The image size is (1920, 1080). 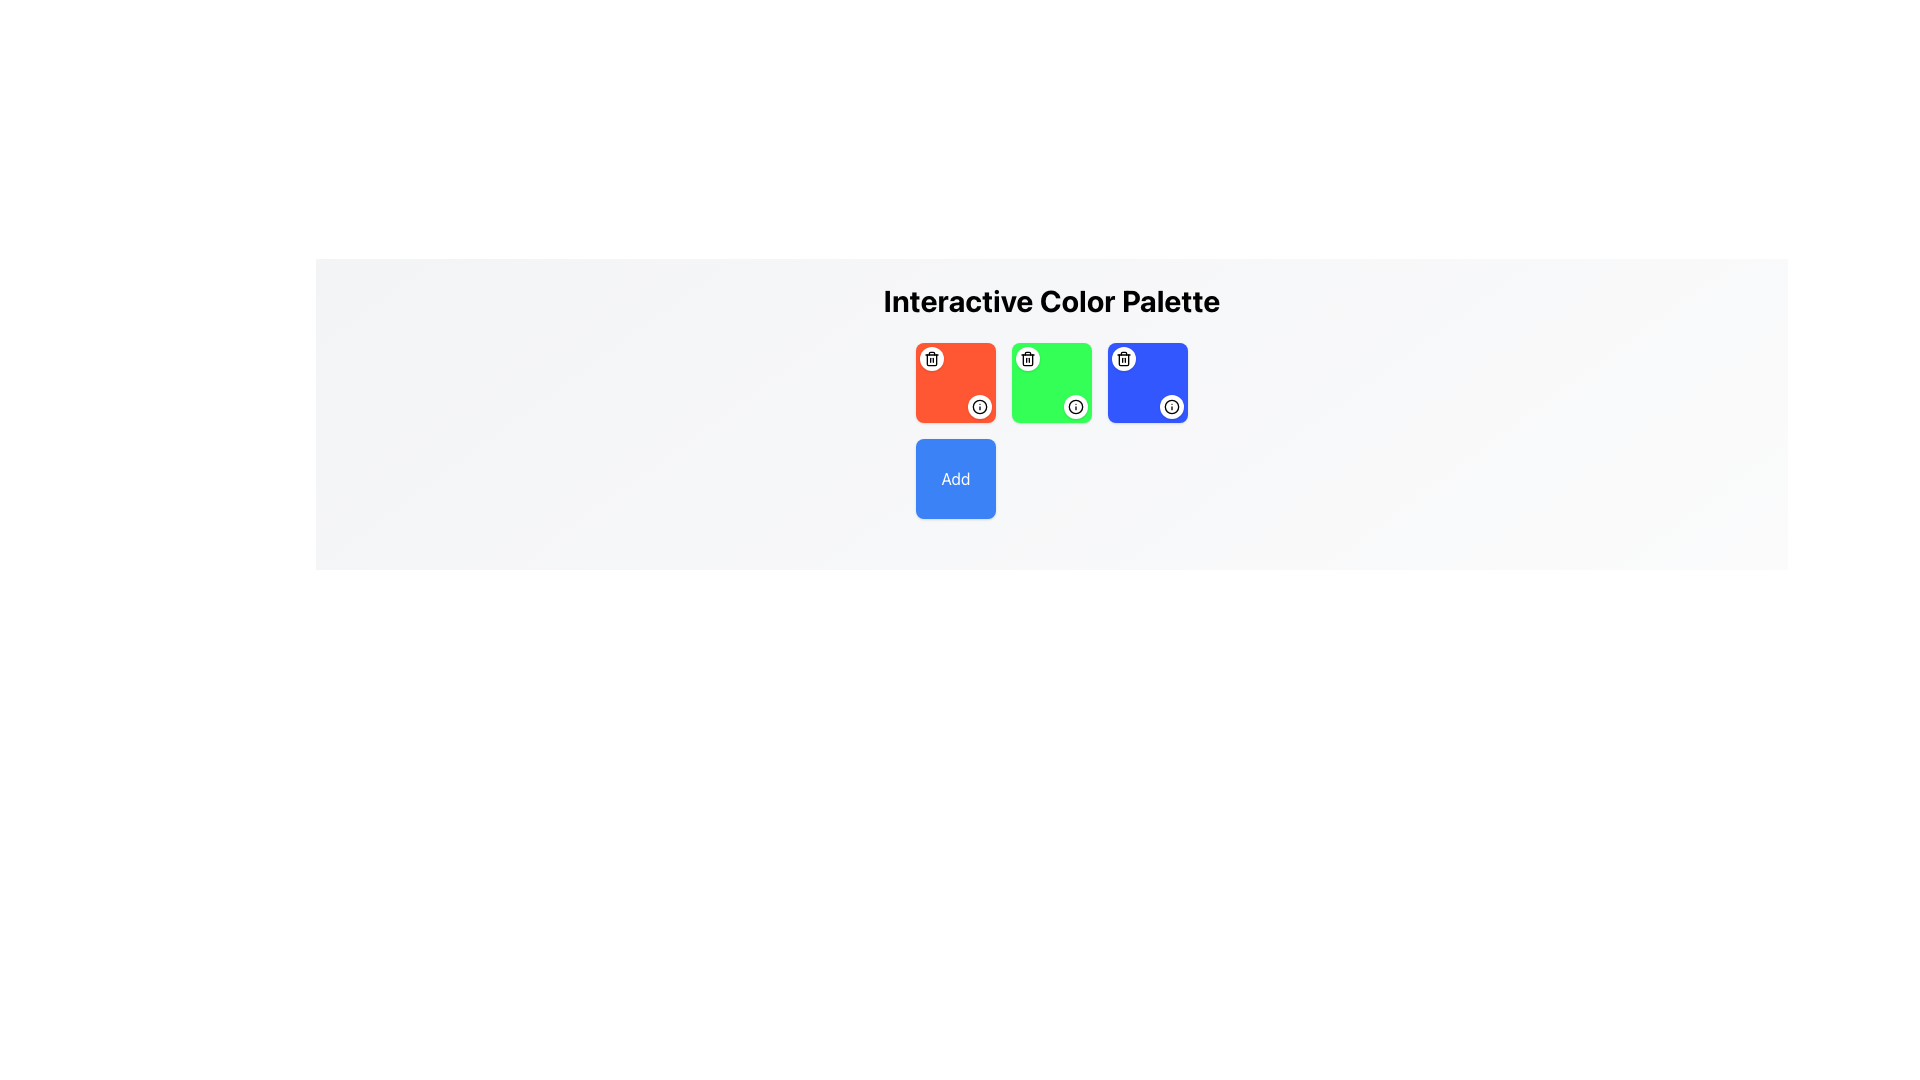 I want to click on the information icon, which is a circular icon with a stylized lowercase 'i' inside a white circular background, located at the bottom-right corner of a blue rectangle in the third column of a grid of colored squares, so click(x=1171, y=406).